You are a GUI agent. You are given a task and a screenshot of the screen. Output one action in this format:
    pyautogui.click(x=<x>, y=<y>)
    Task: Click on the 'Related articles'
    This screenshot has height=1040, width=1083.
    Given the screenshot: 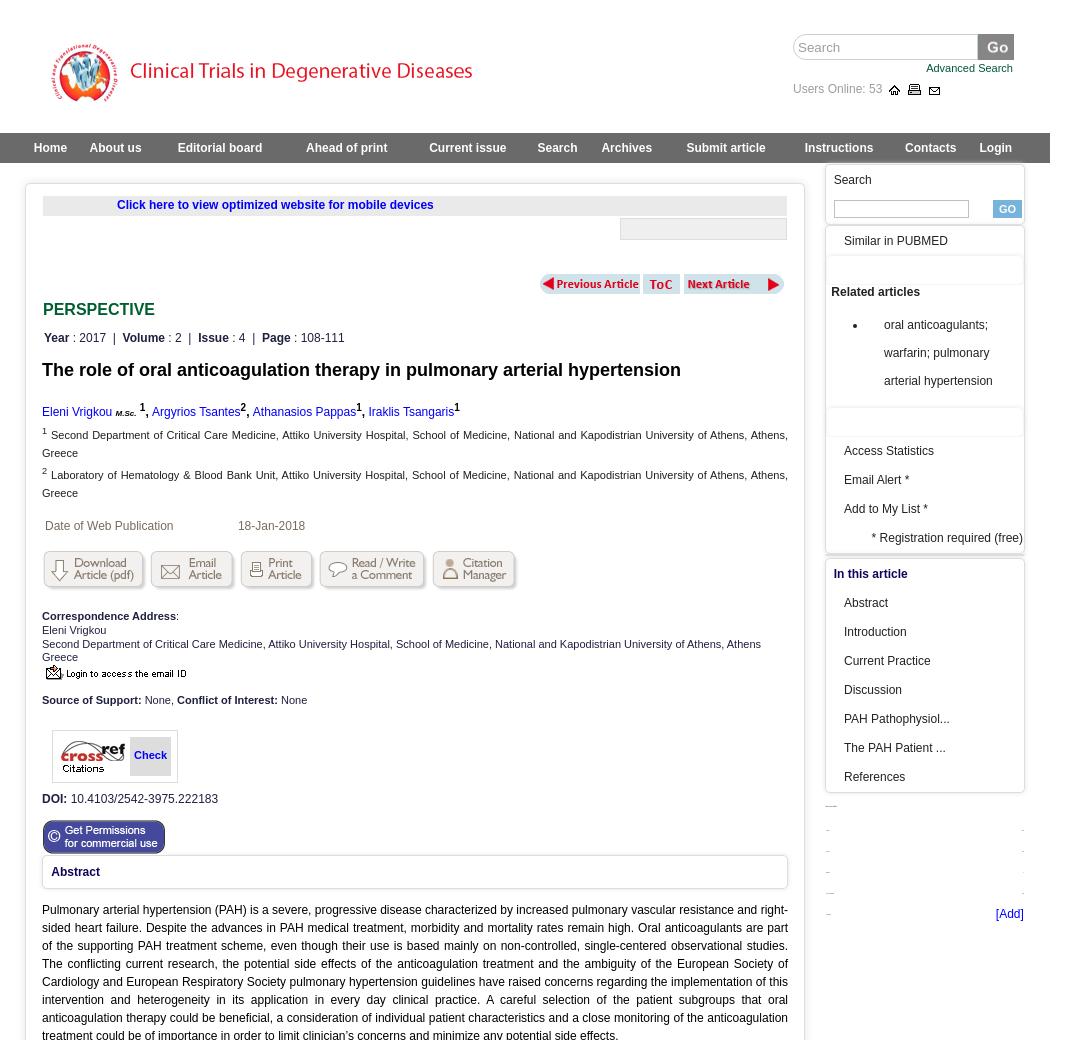 What is the action you would take?
    pyautogui.click(x=875, y=291)
    